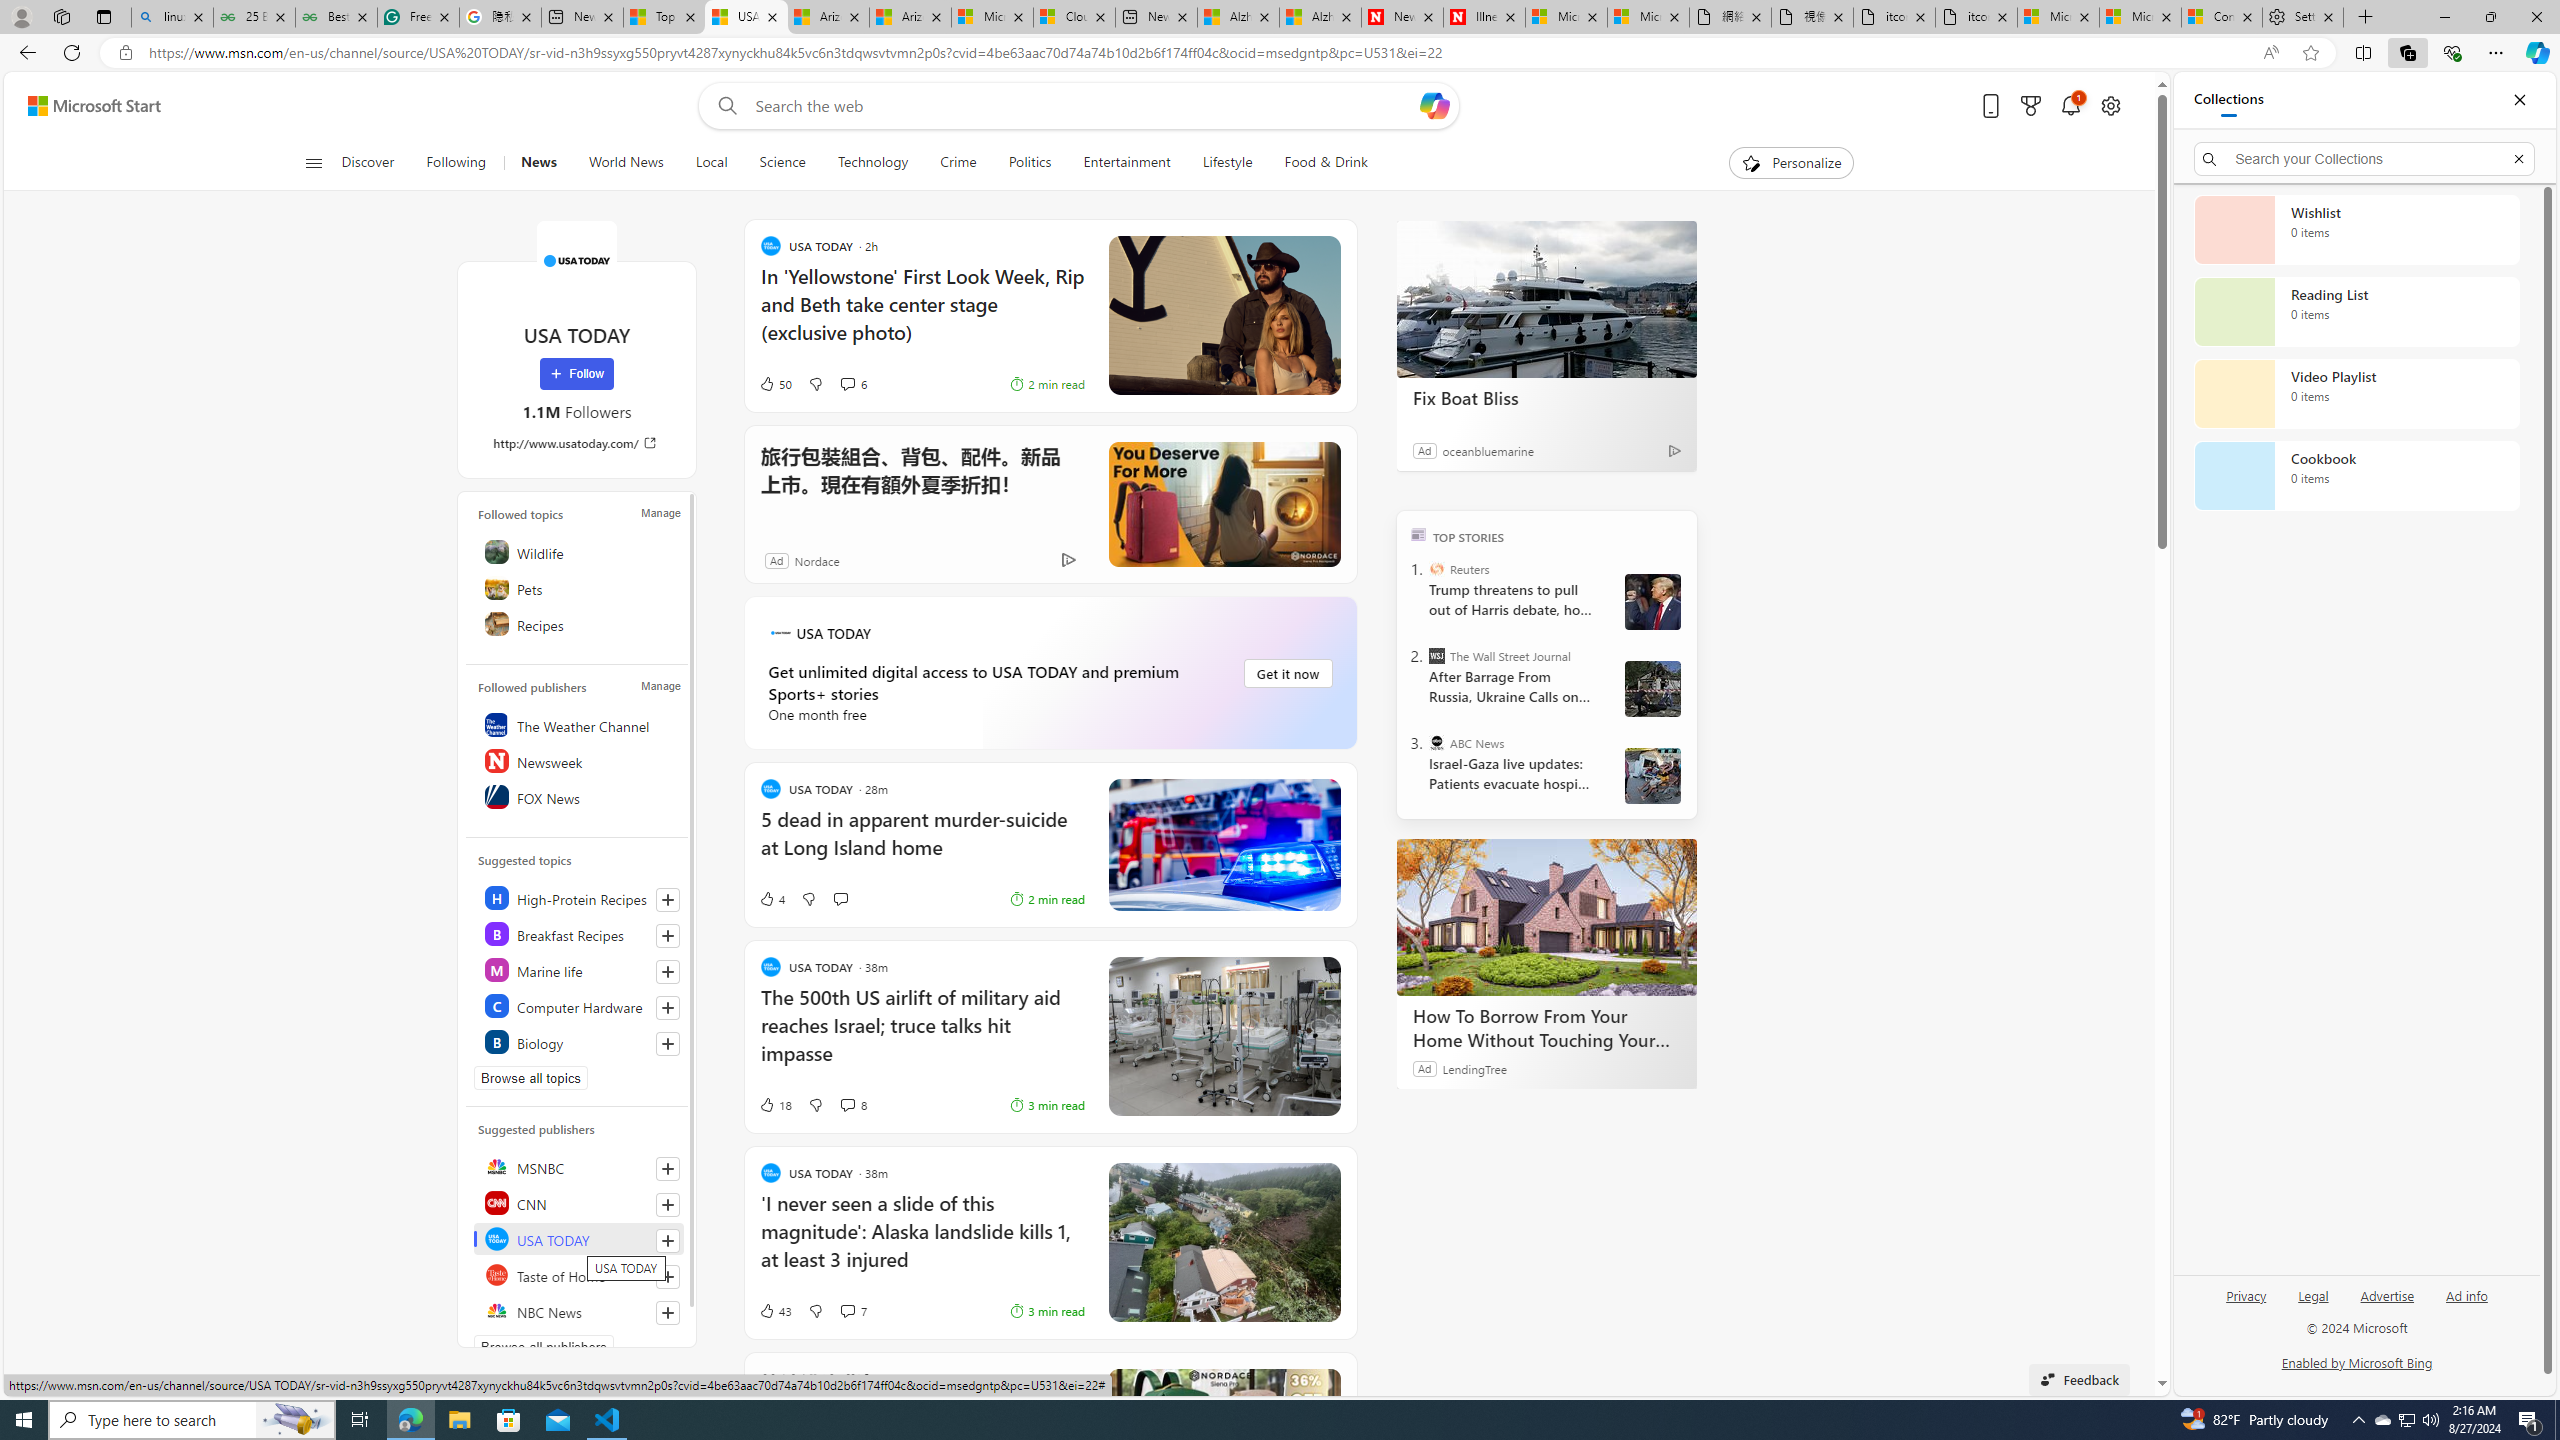 Image resolution: width=2560 pixels, height=1440 pixels. Describe the element at coordinates (578, 724) in the screenshot. I see `'The Weather Channel'` at that location.